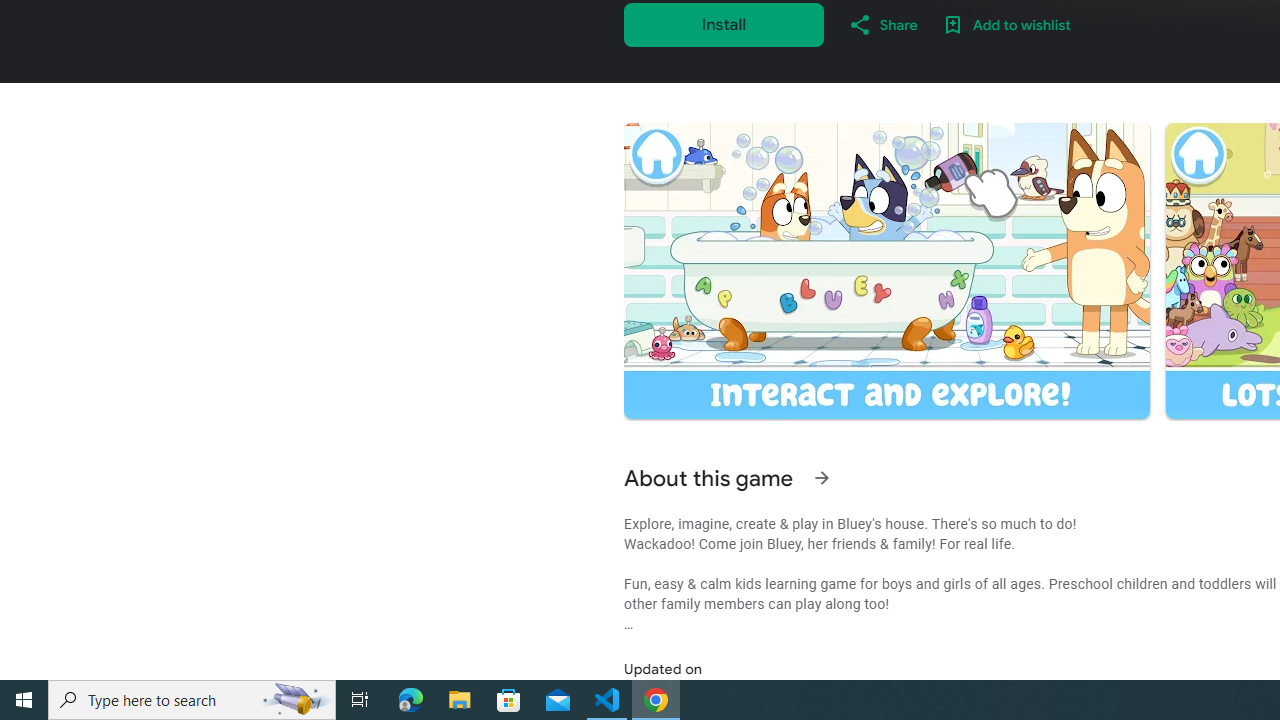 The width and height of the screenshot is (1280, 720). I want to click on 'Share', so click(880, 24).